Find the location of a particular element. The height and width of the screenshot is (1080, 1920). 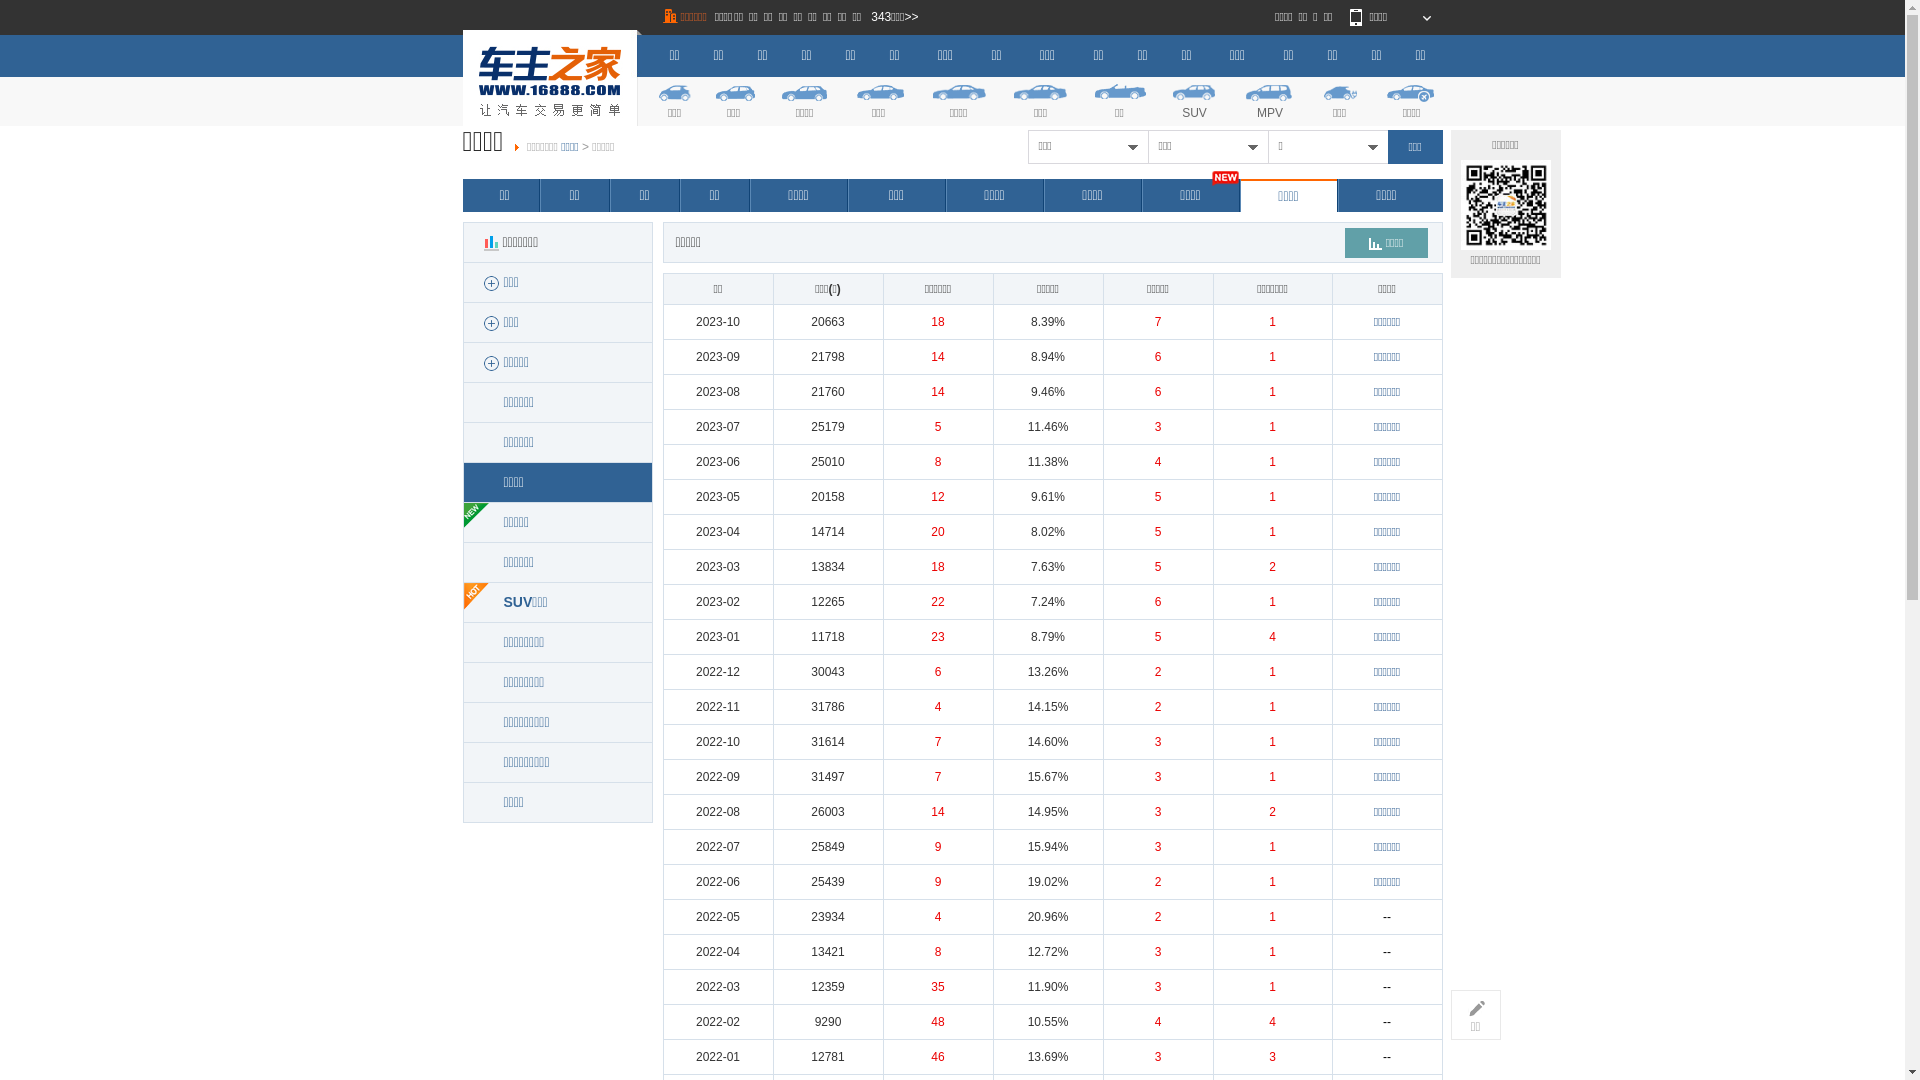

'4' is located at coordinates (1267, 636).